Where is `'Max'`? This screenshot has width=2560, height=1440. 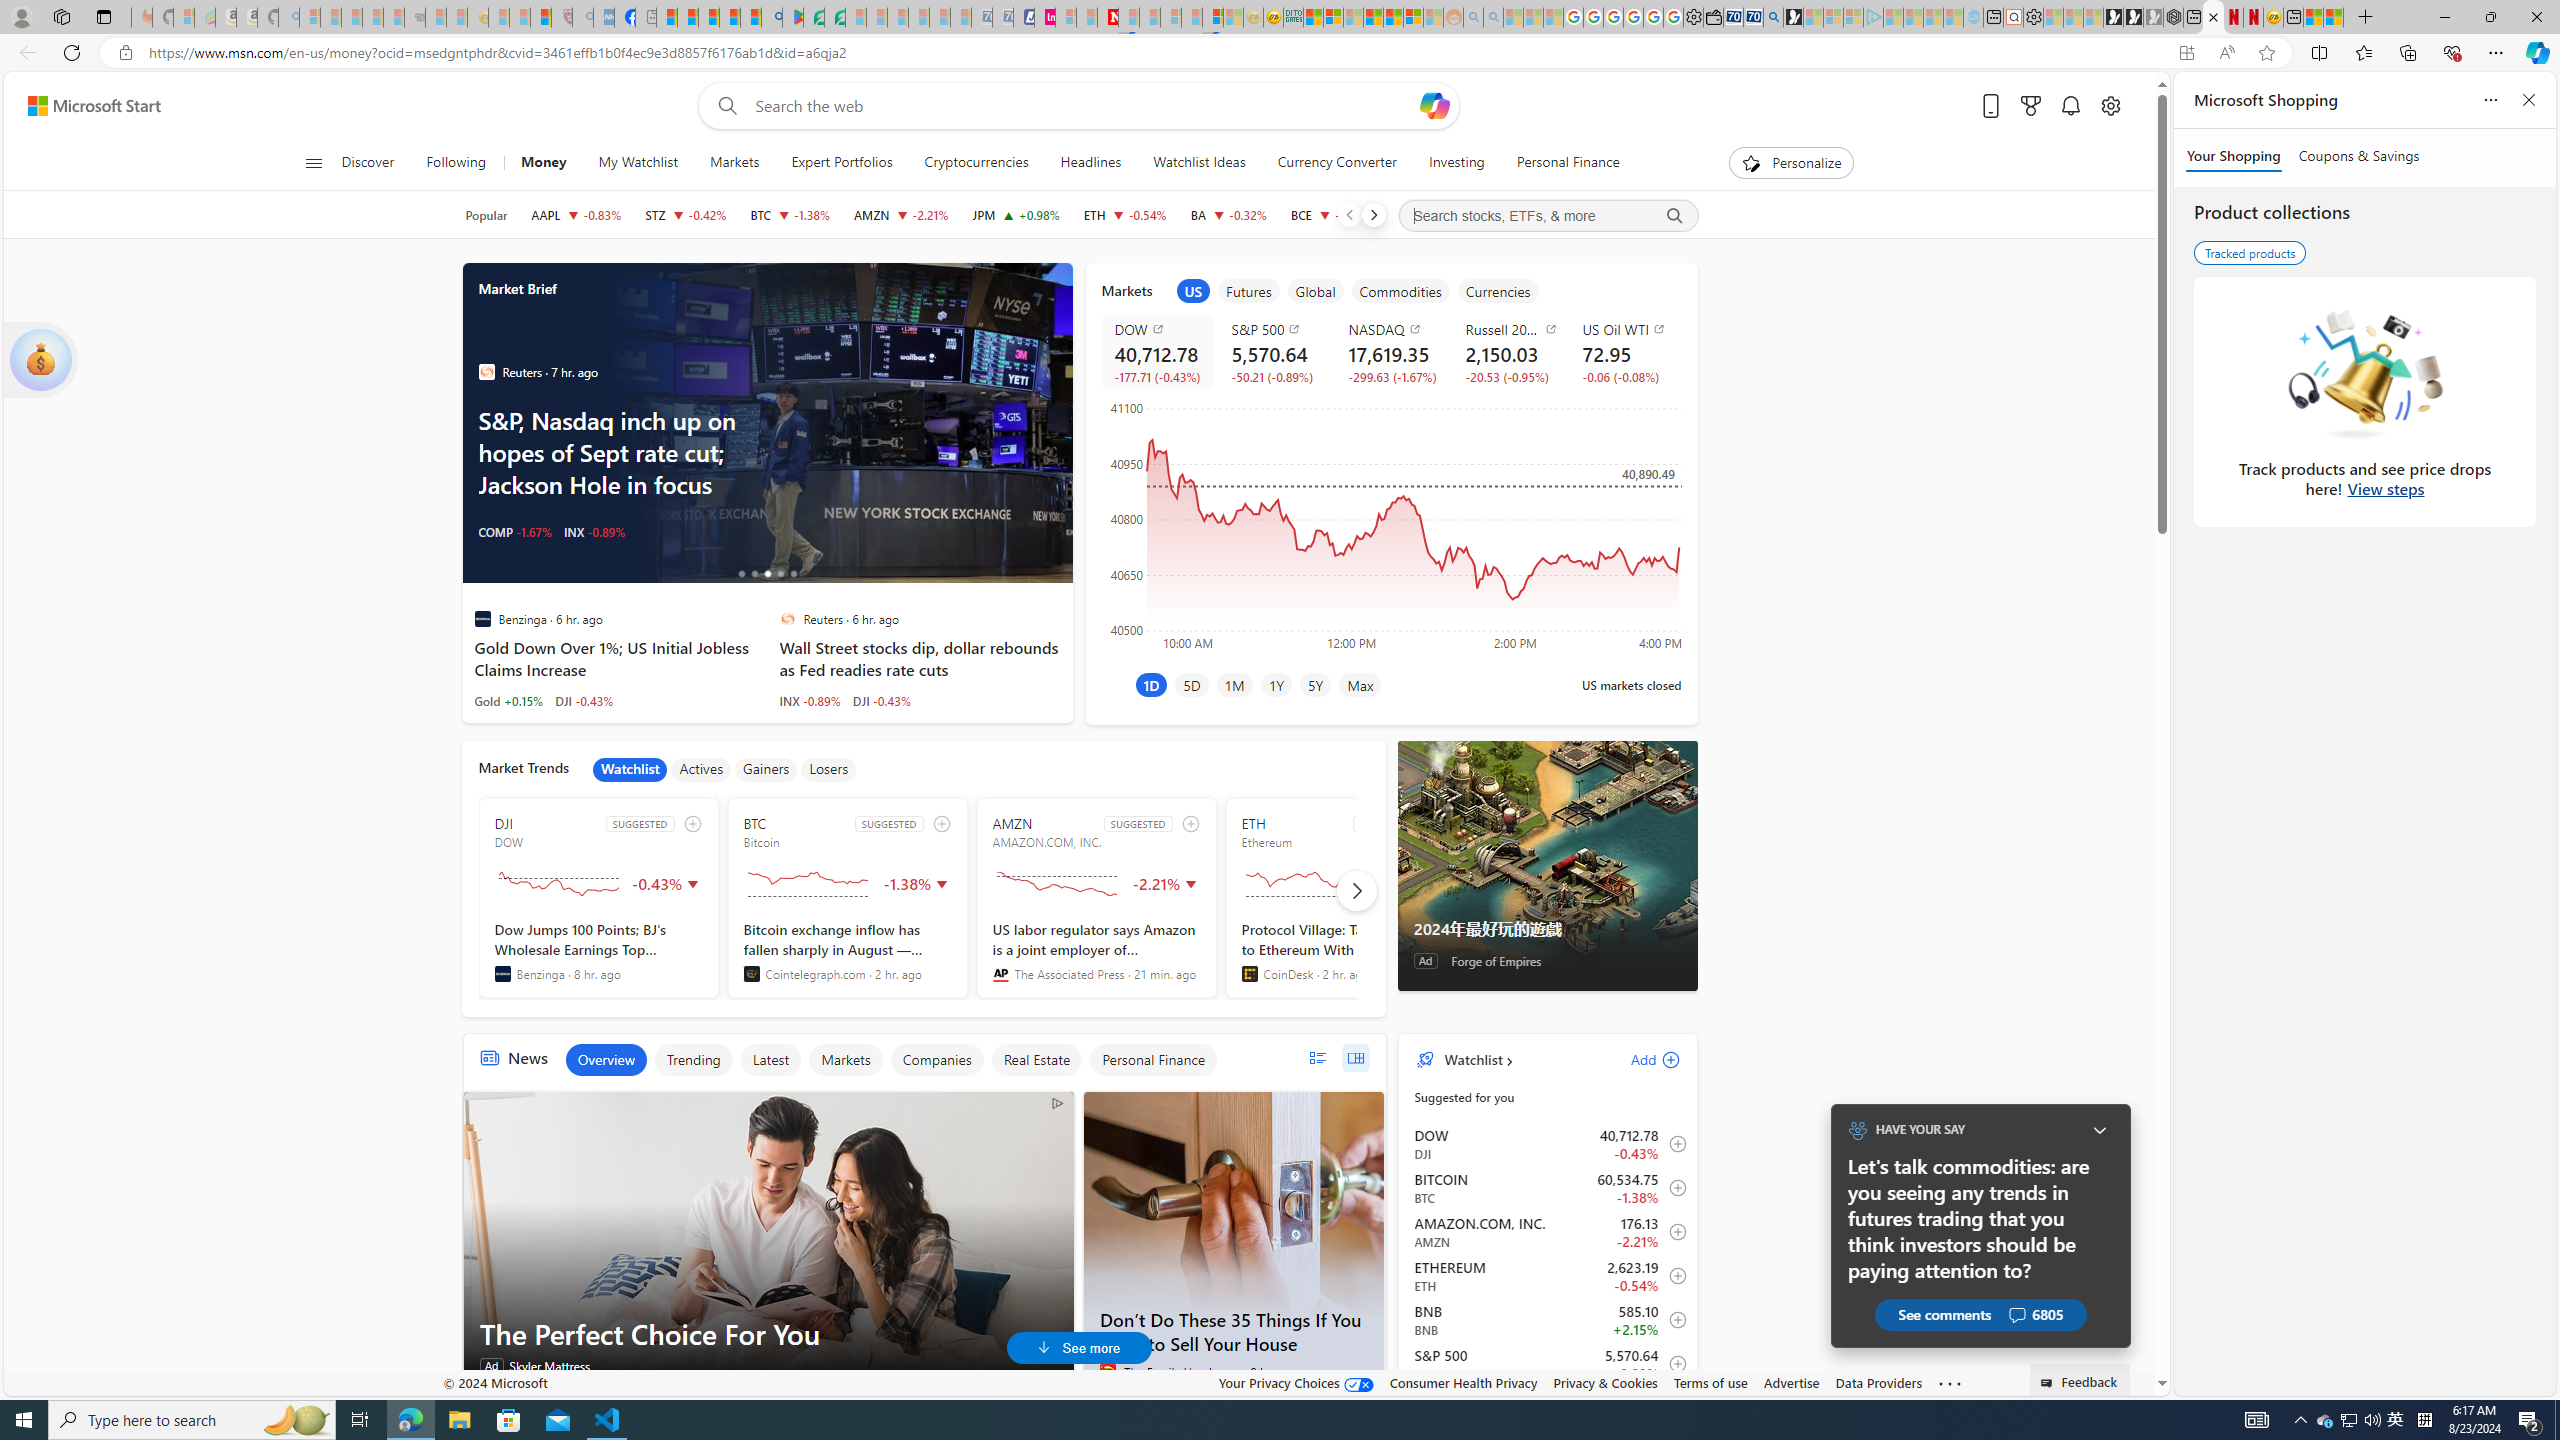 'Max' is located at coordinates (1360, 683).